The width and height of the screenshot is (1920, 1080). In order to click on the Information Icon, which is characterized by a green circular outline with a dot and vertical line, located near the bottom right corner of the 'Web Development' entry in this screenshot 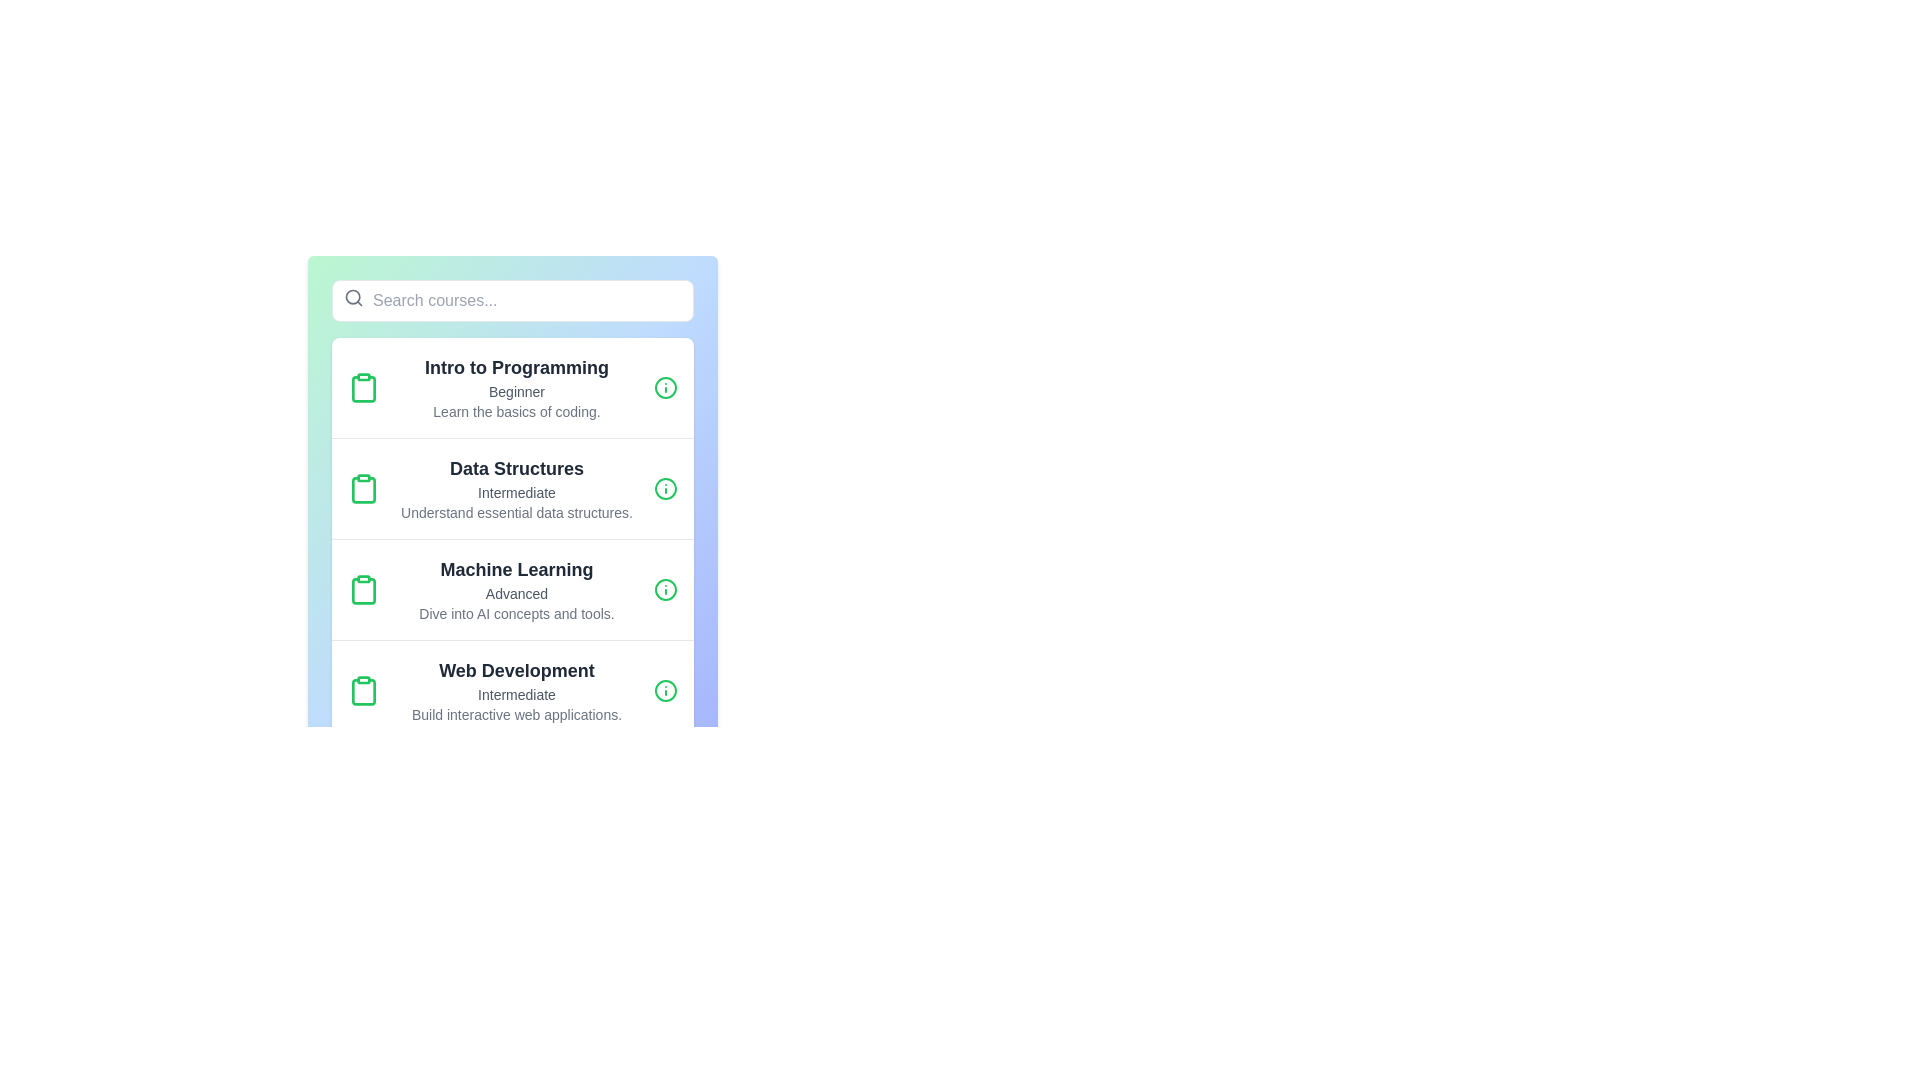, I will do `click(666, 689)`.